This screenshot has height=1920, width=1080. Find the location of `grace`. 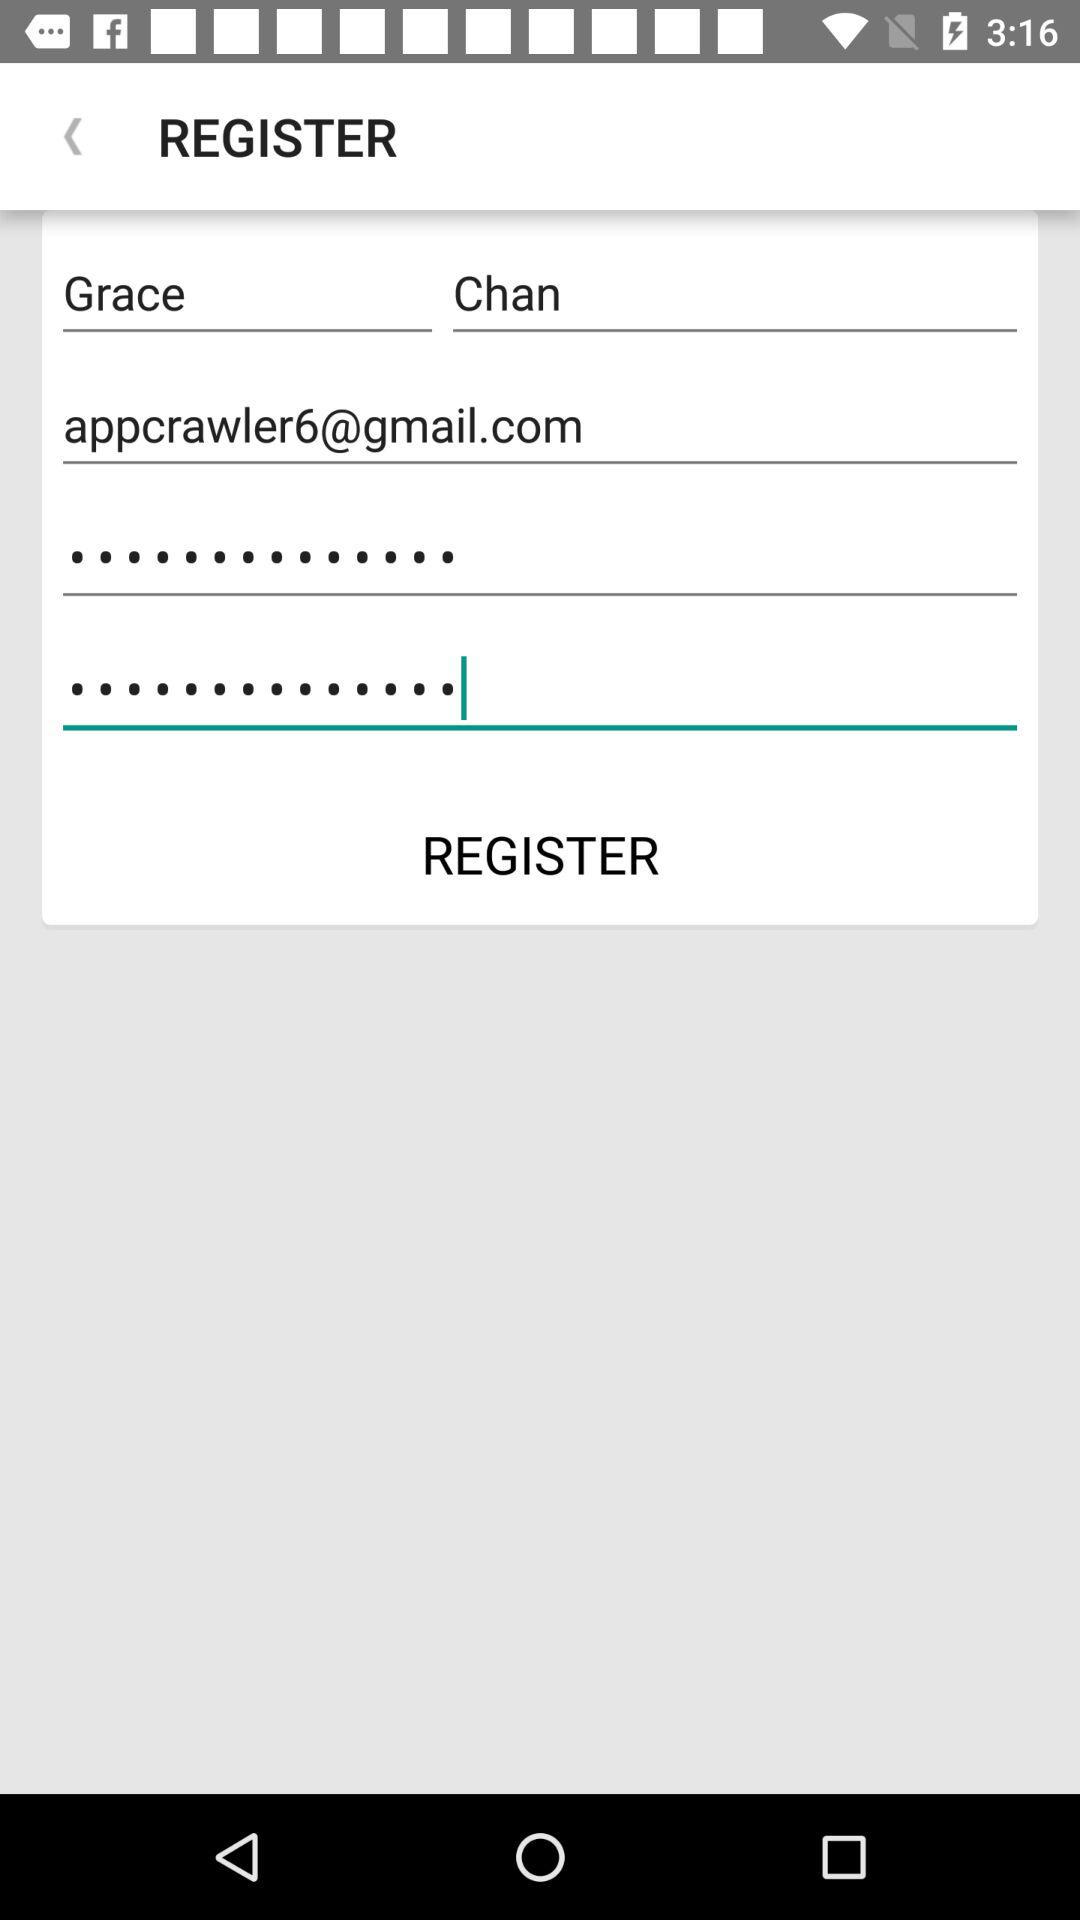

grace is located at coordinates (246, 292).